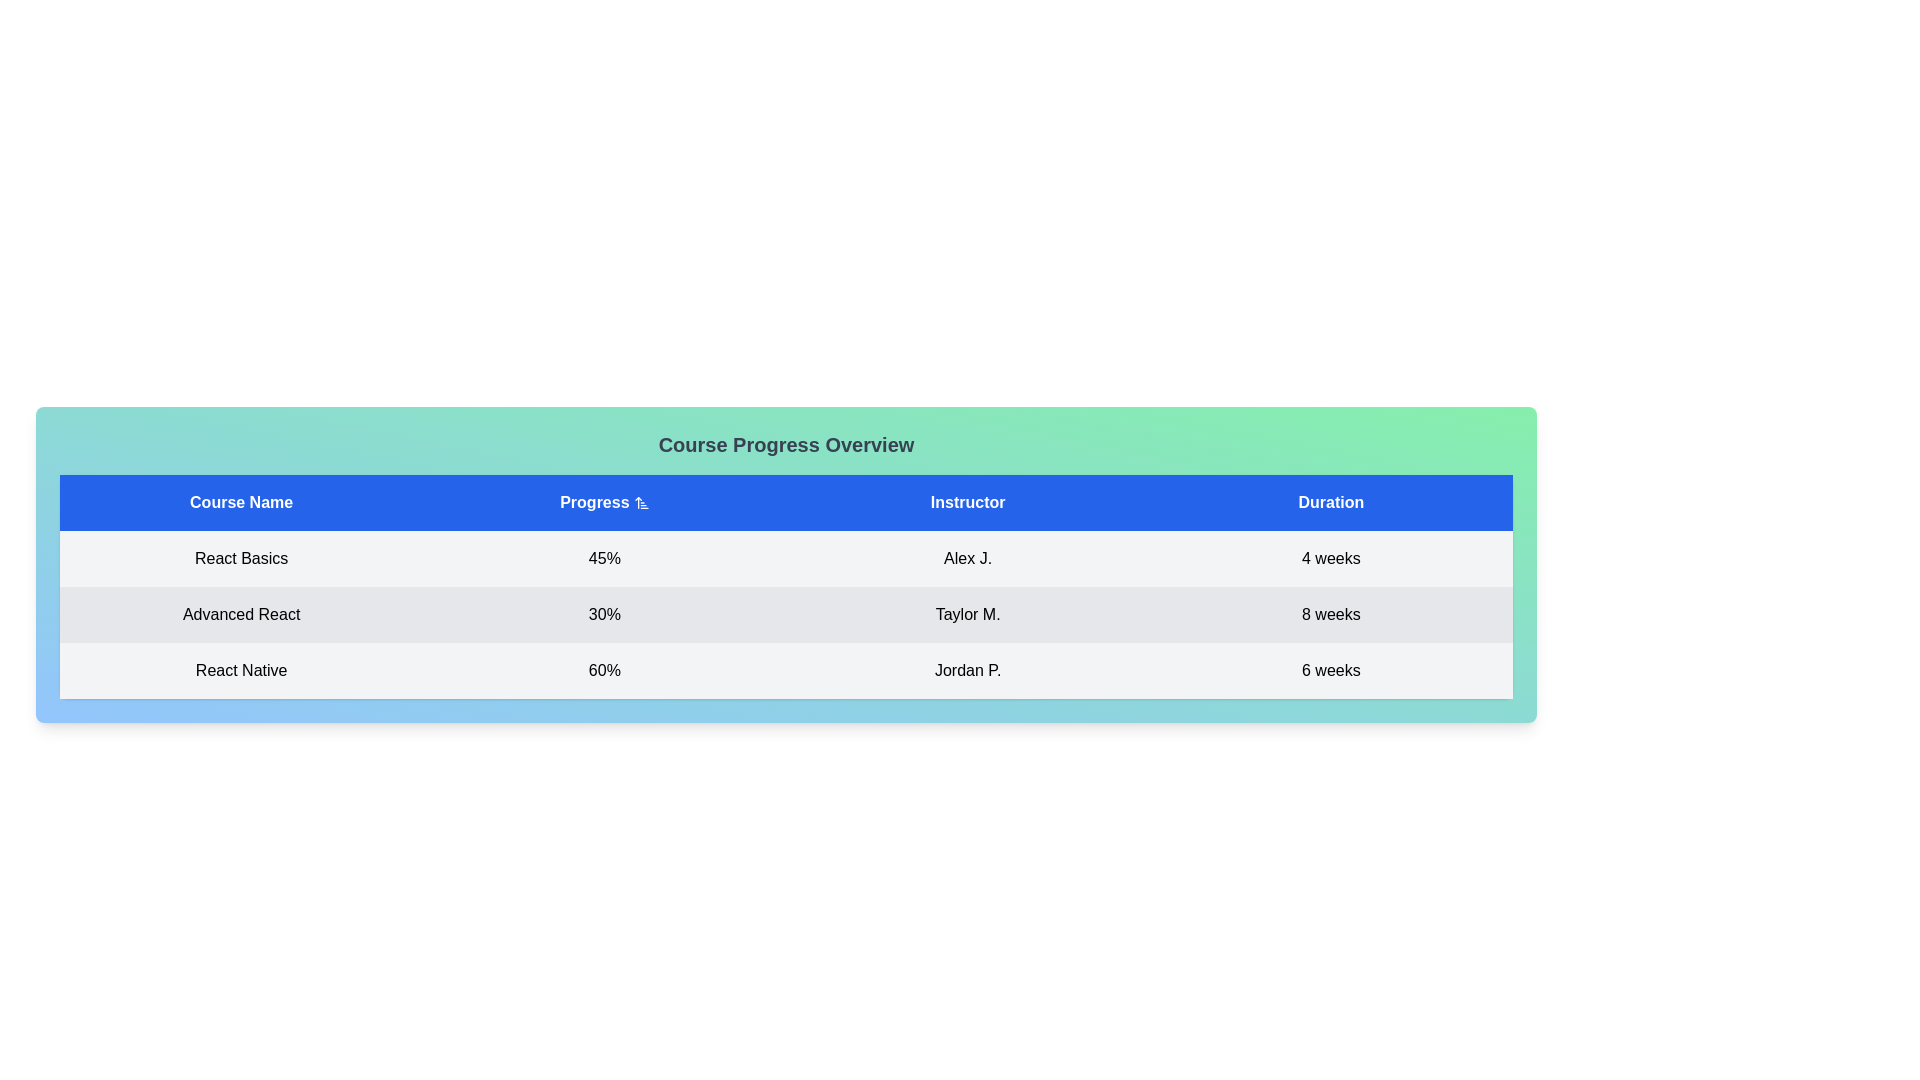 The width and height of the screenshot is (1920, 1080). Describe the element at coordinates (240, 671) in the screenshot. I see `the text label displaying the name of a specific course in the first column of the third row under the 'Course Name' header` at that location.